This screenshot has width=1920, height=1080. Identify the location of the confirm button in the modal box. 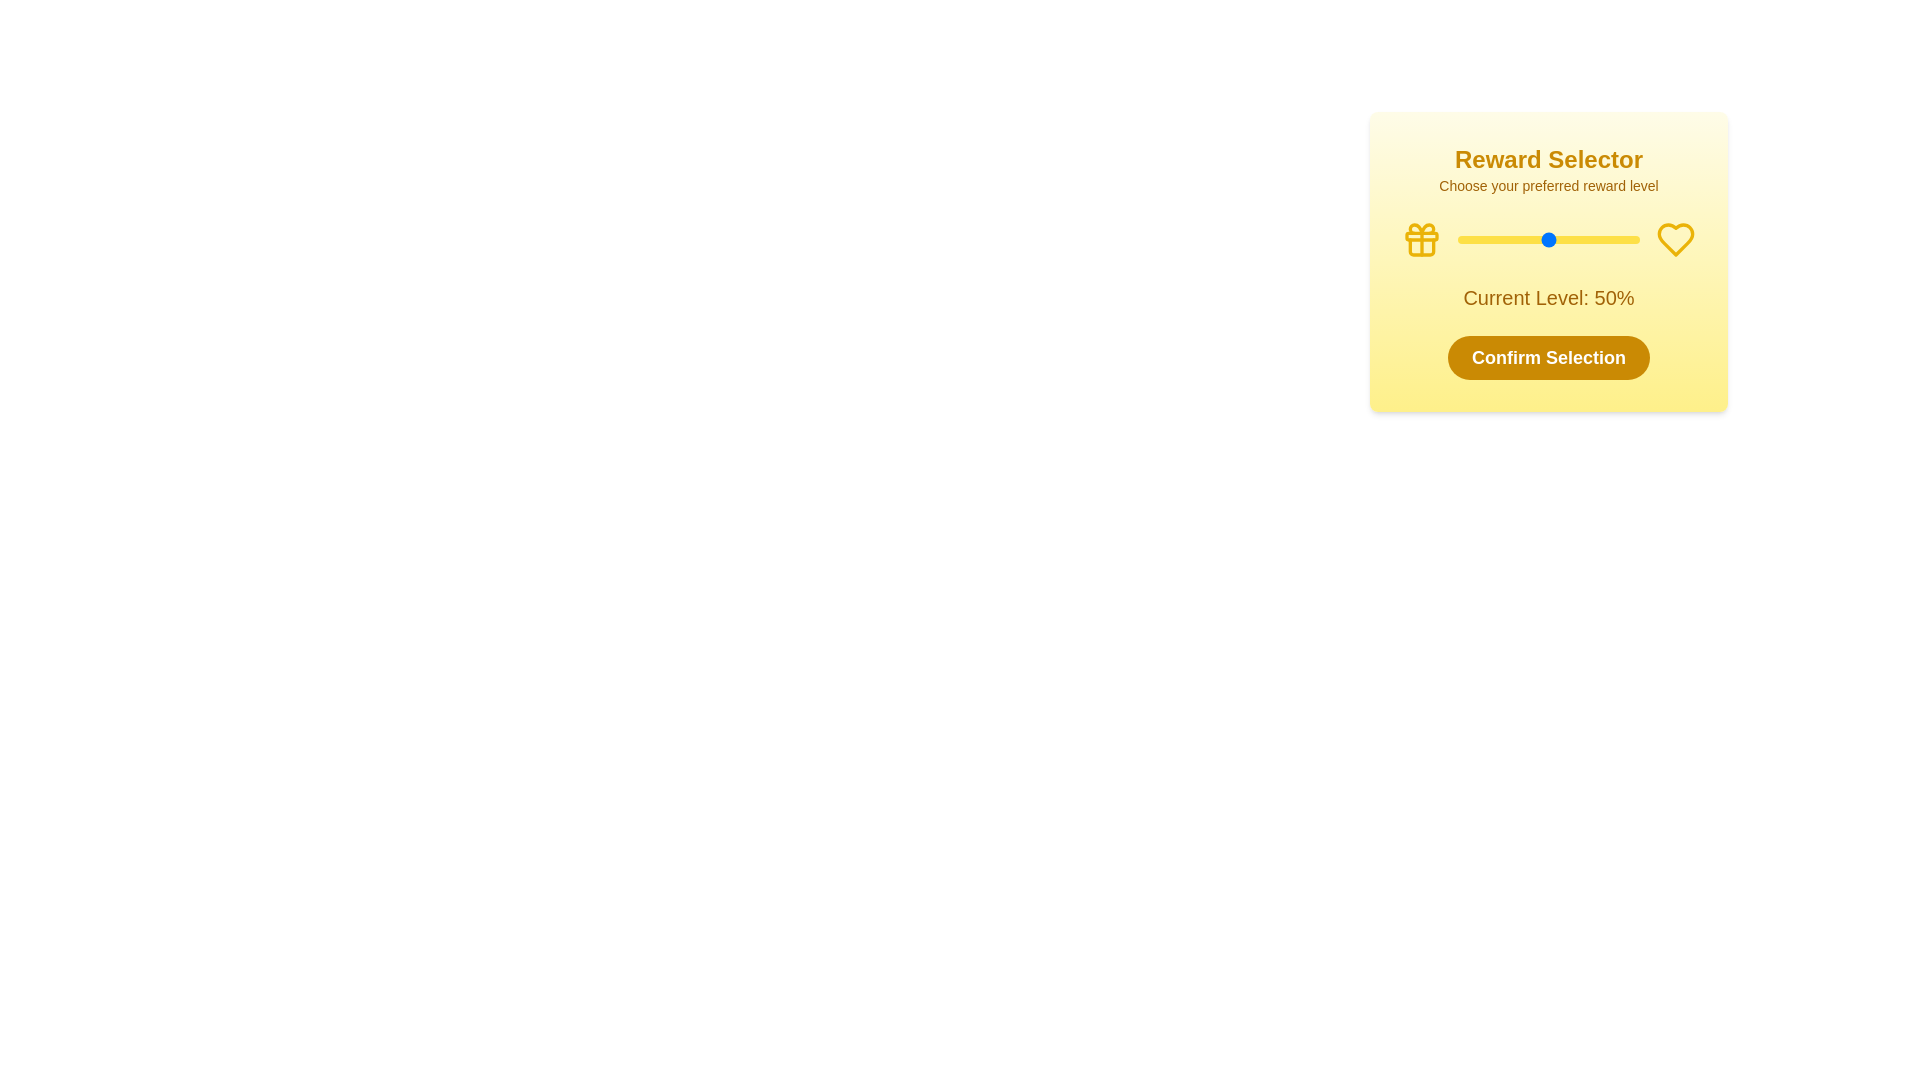
(1548, 272).